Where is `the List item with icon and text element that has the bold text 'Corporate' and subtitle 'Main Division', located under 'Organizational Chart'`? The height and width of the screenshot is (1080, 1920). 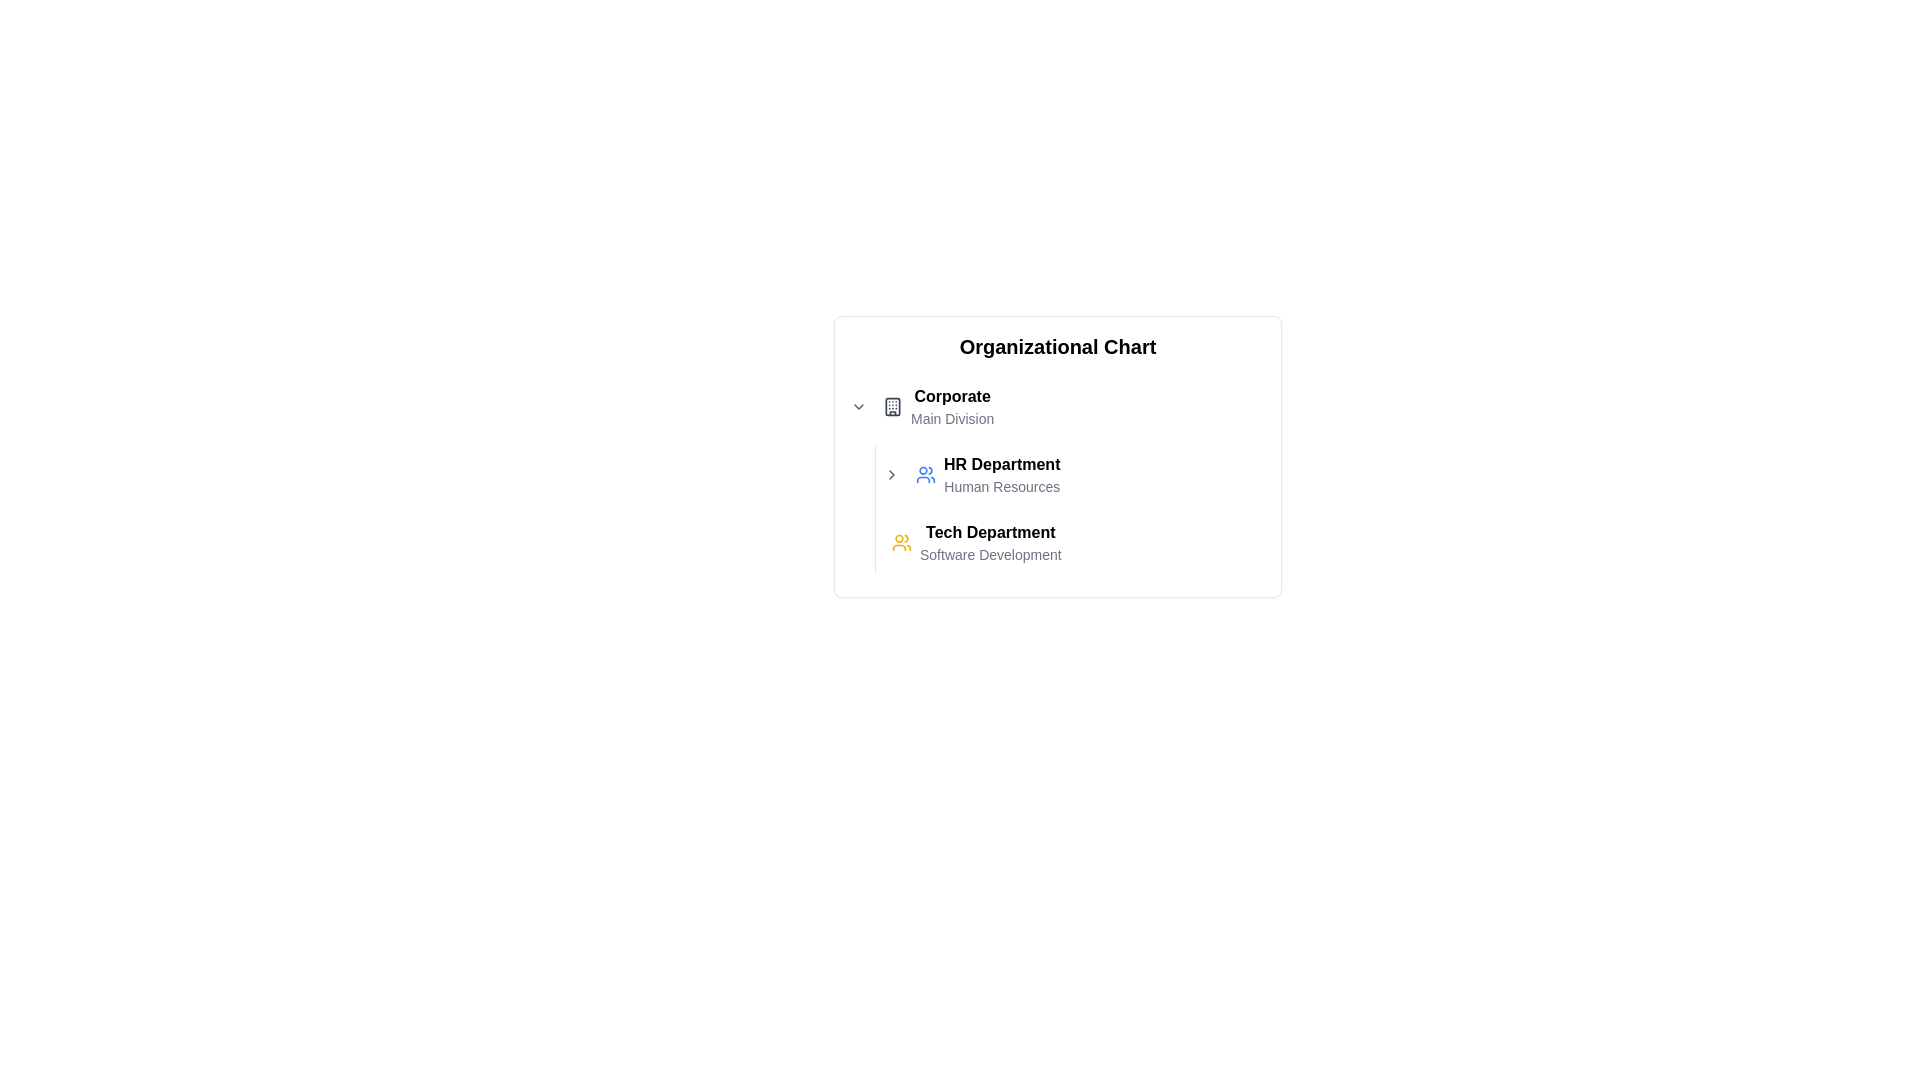
the List item with icon and text element that has the bold text 'Corporate' and subtitle 'Main Division', located under 'Organizational Chart' is located at coordinates (937, 406).